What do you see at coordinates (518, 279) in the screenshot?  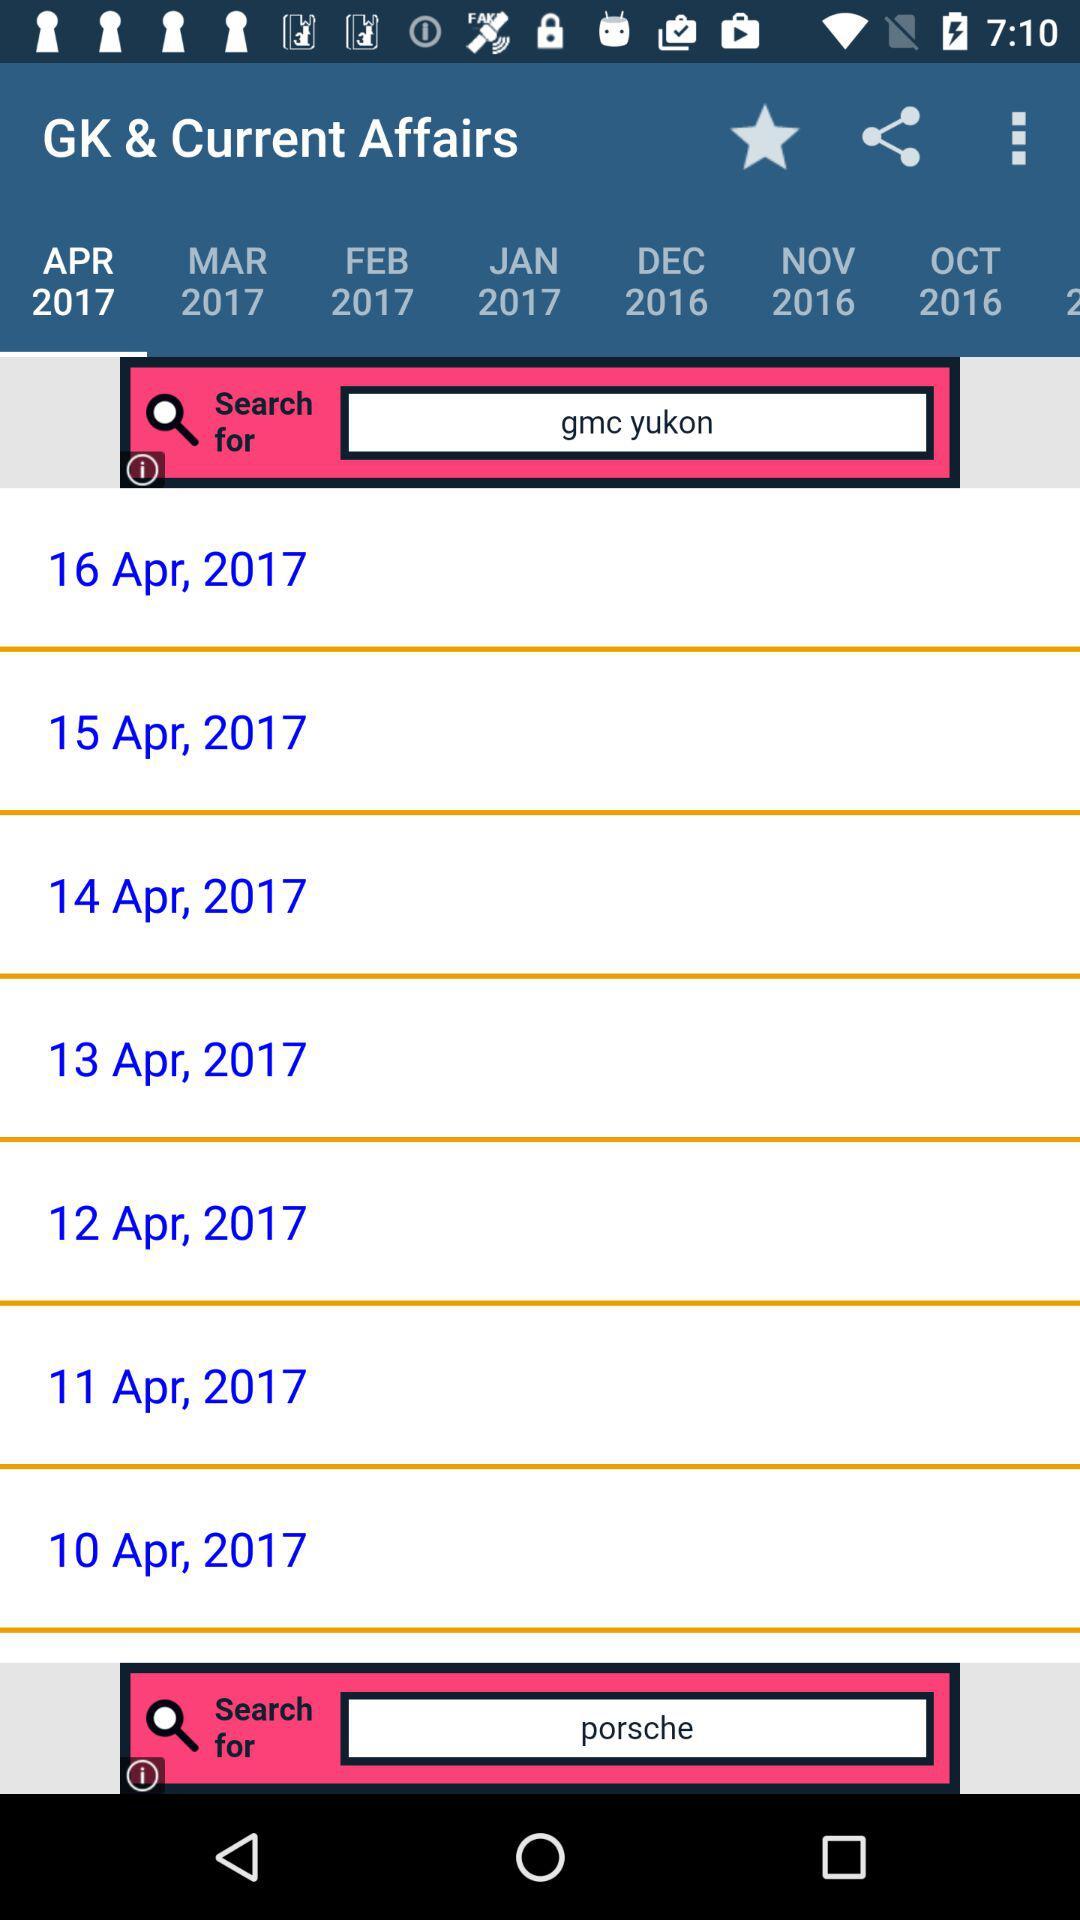 I see `icon next to the  dec` at bounding box center [518, 279].